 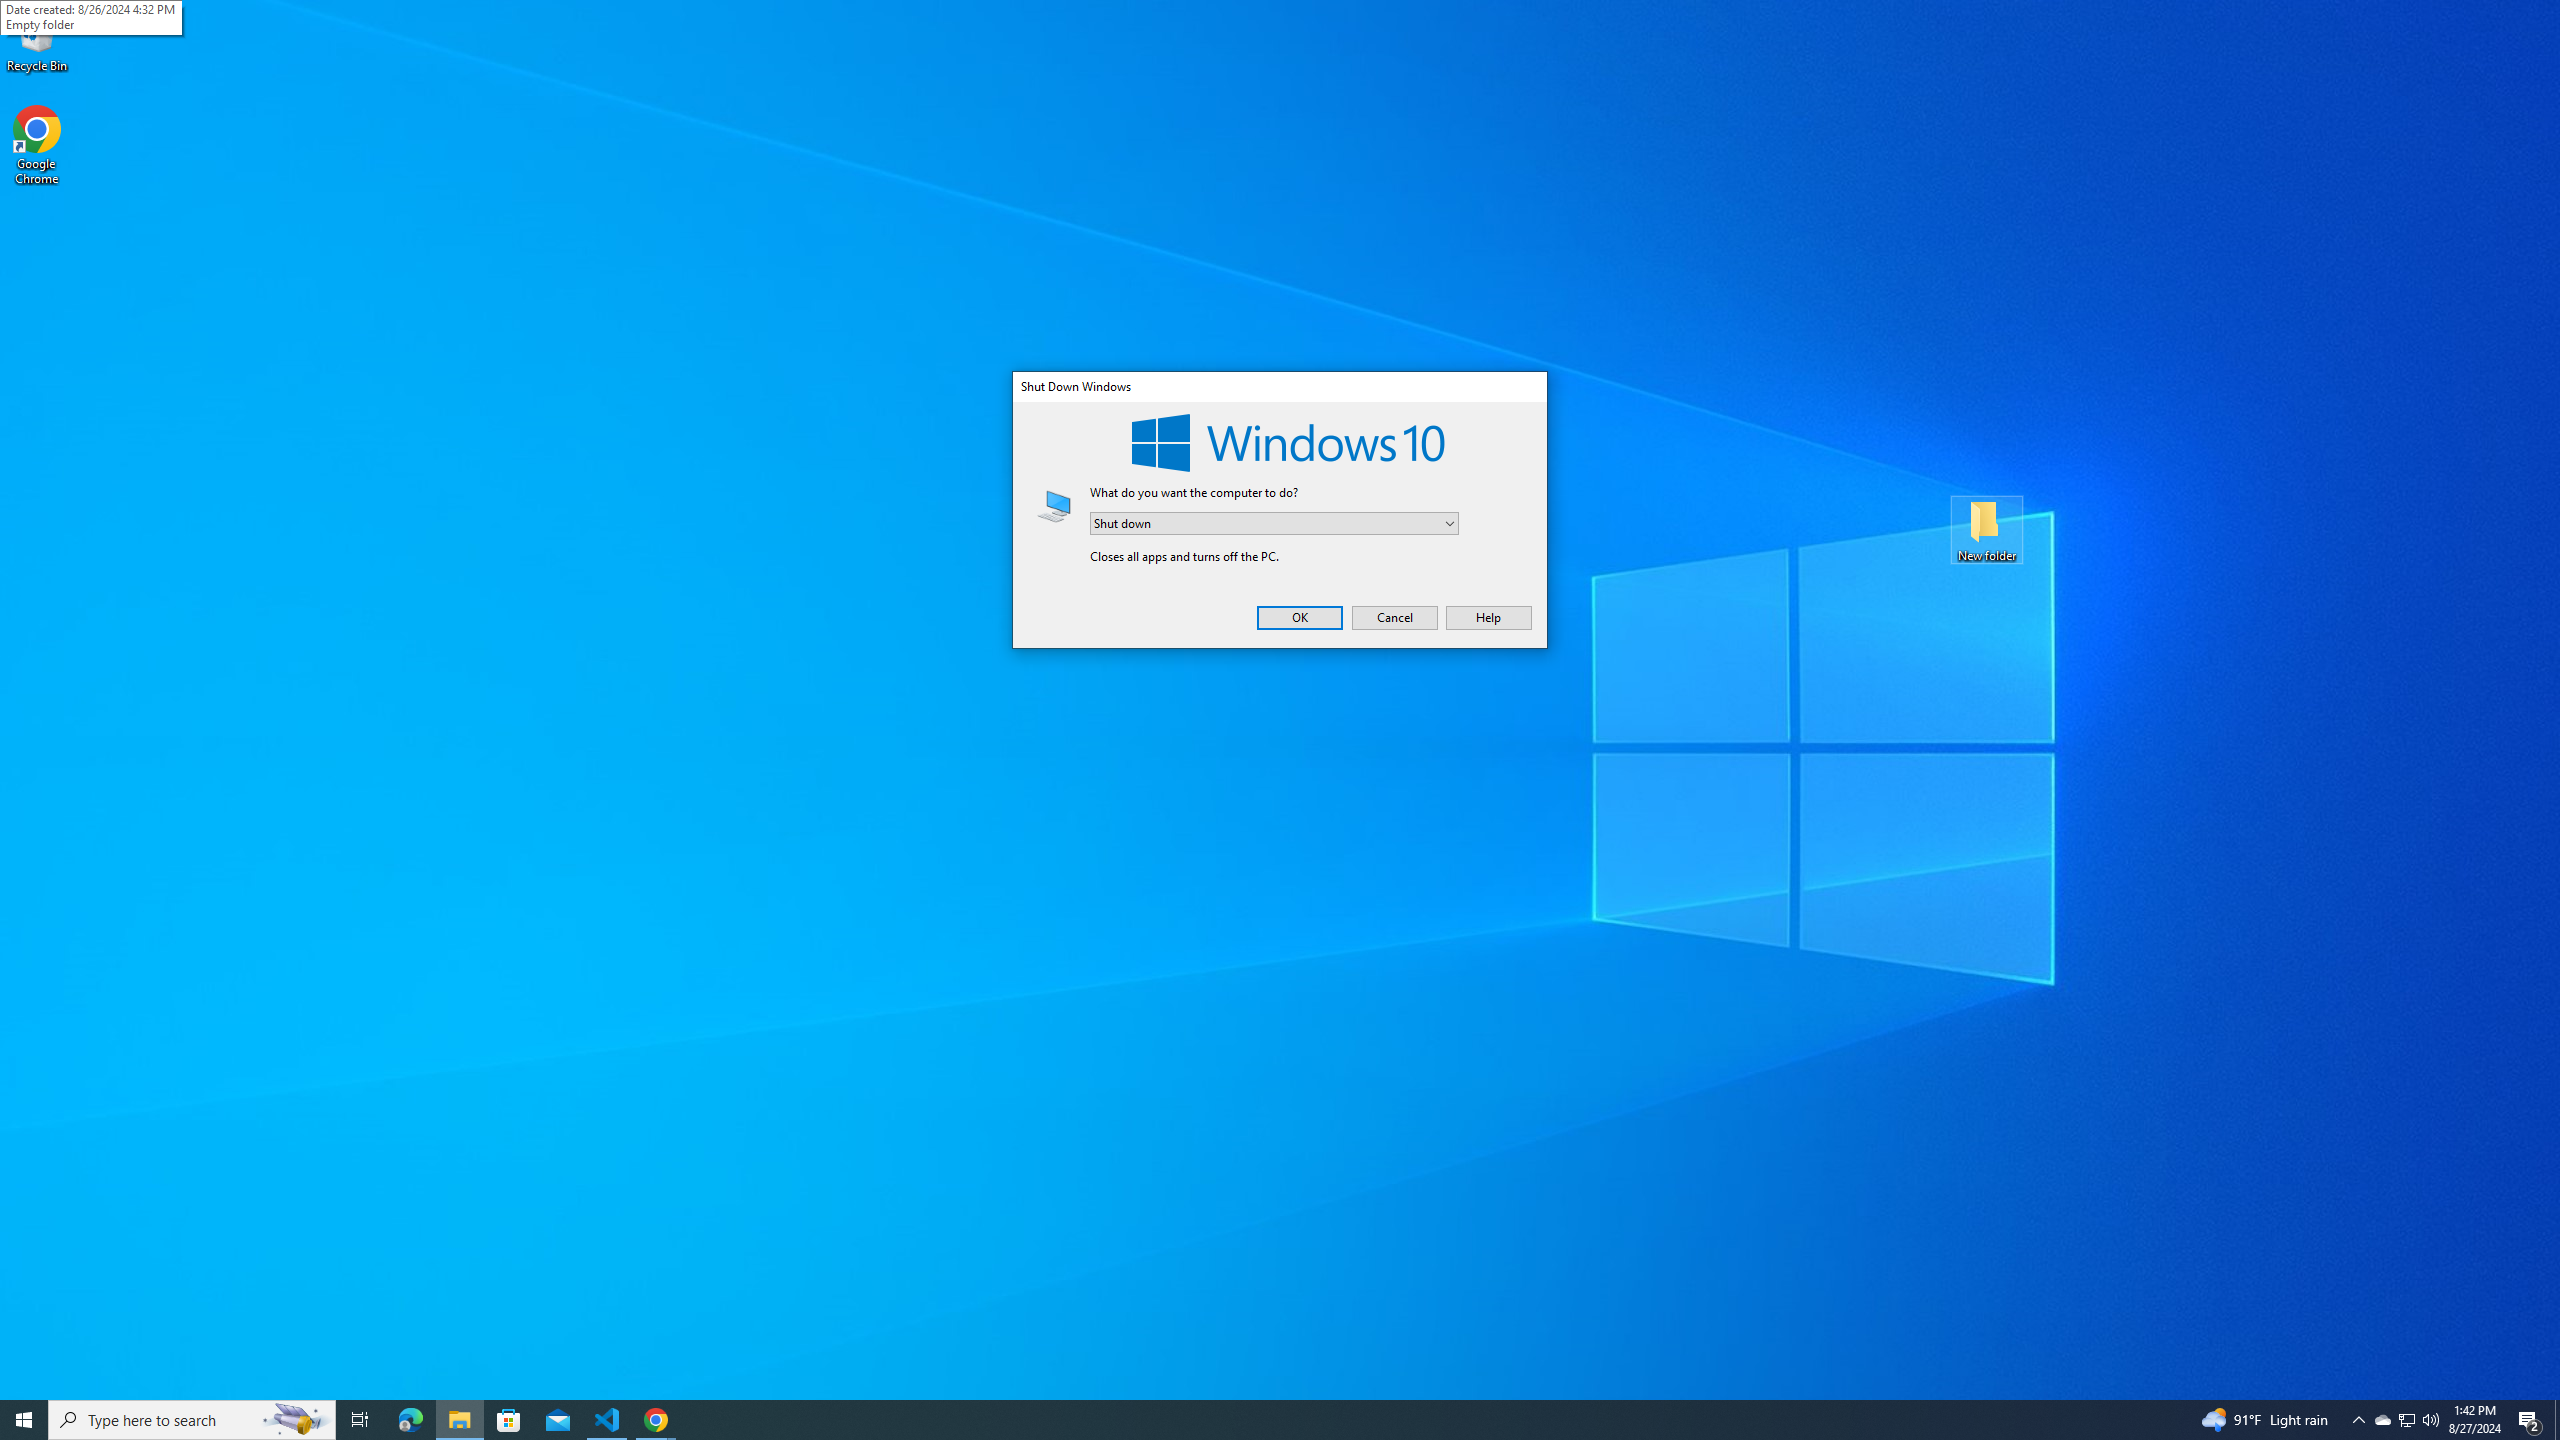 What do you see at coordinates (1261, 1418) in the screenshot?
I see `'Running applications'` at bounding box center [1261, 1418].